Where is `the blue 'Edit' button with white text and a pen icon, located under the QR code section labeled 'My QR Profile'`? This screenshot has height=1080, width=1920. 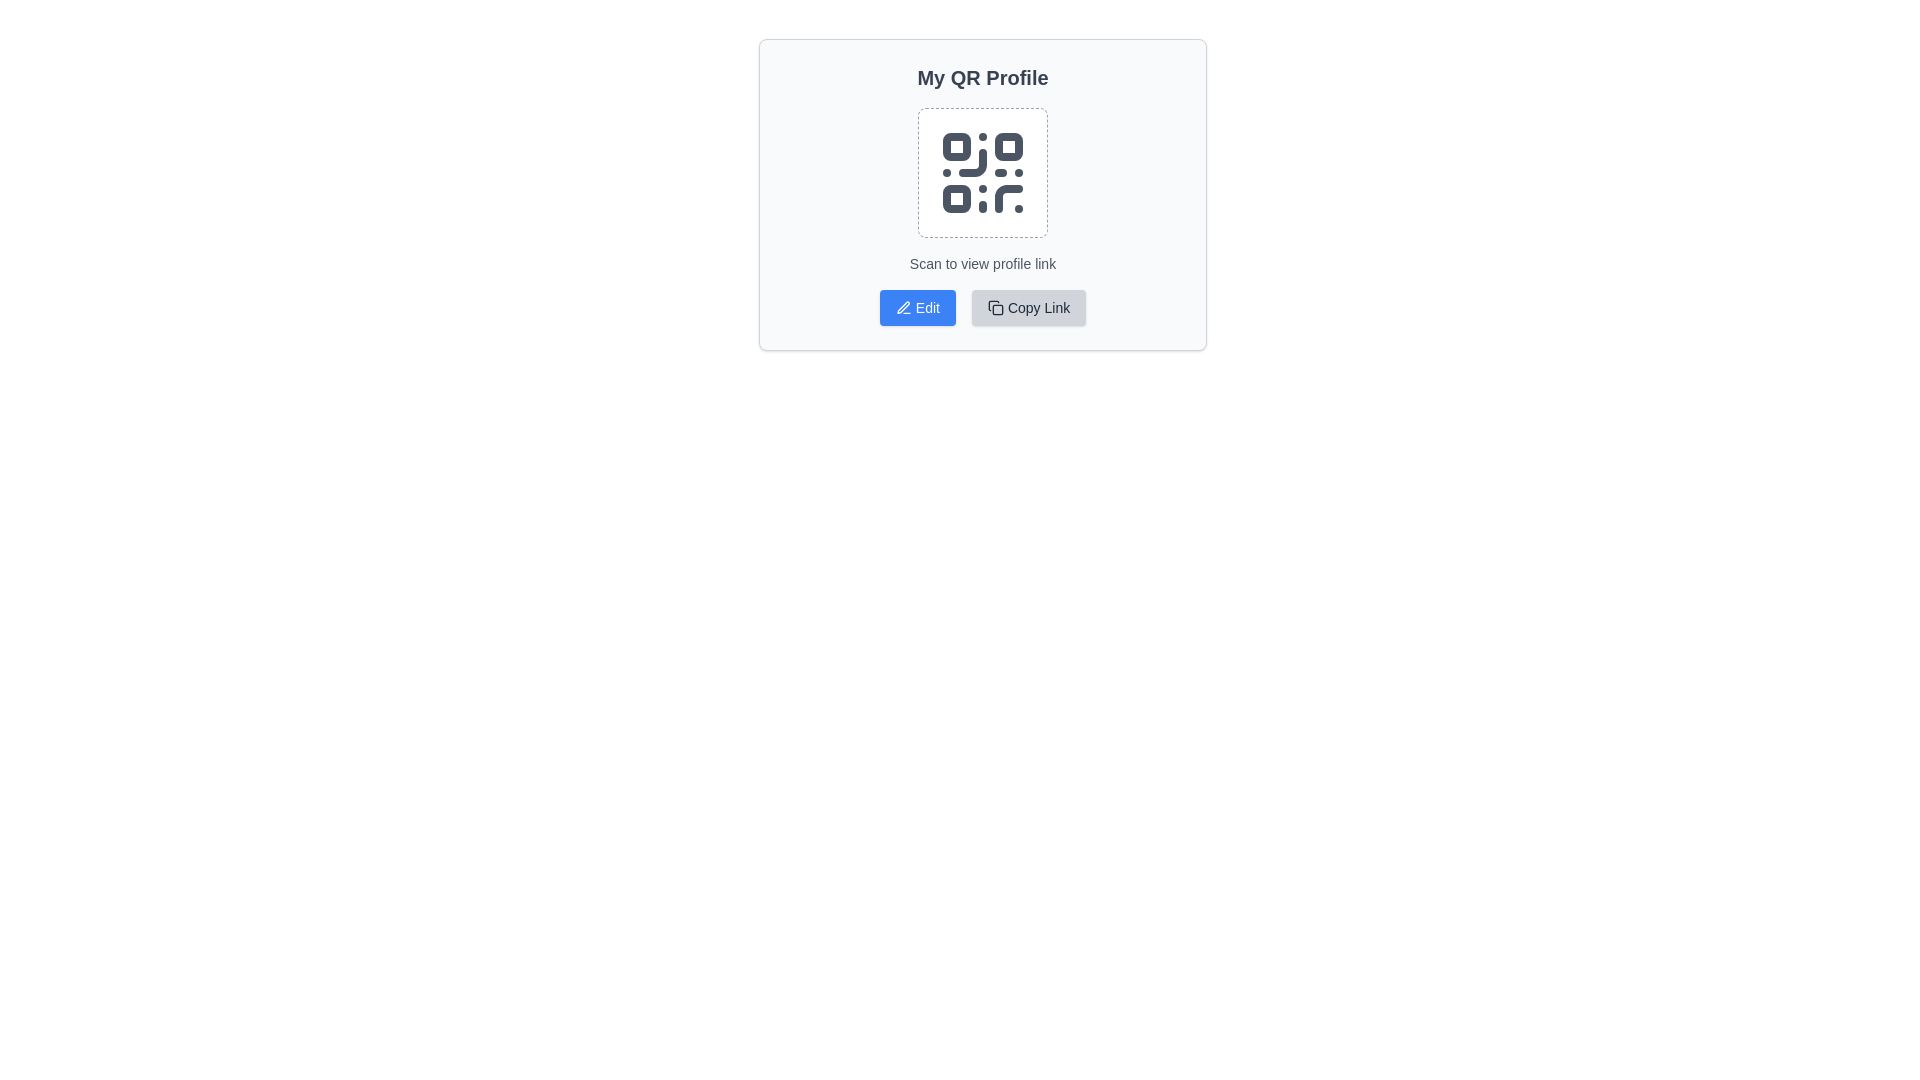 the blue 'Edit' button with white text and a pen icon, located under the QR code section labeled 'My QR Profile' is located at coordinates (916, 308).